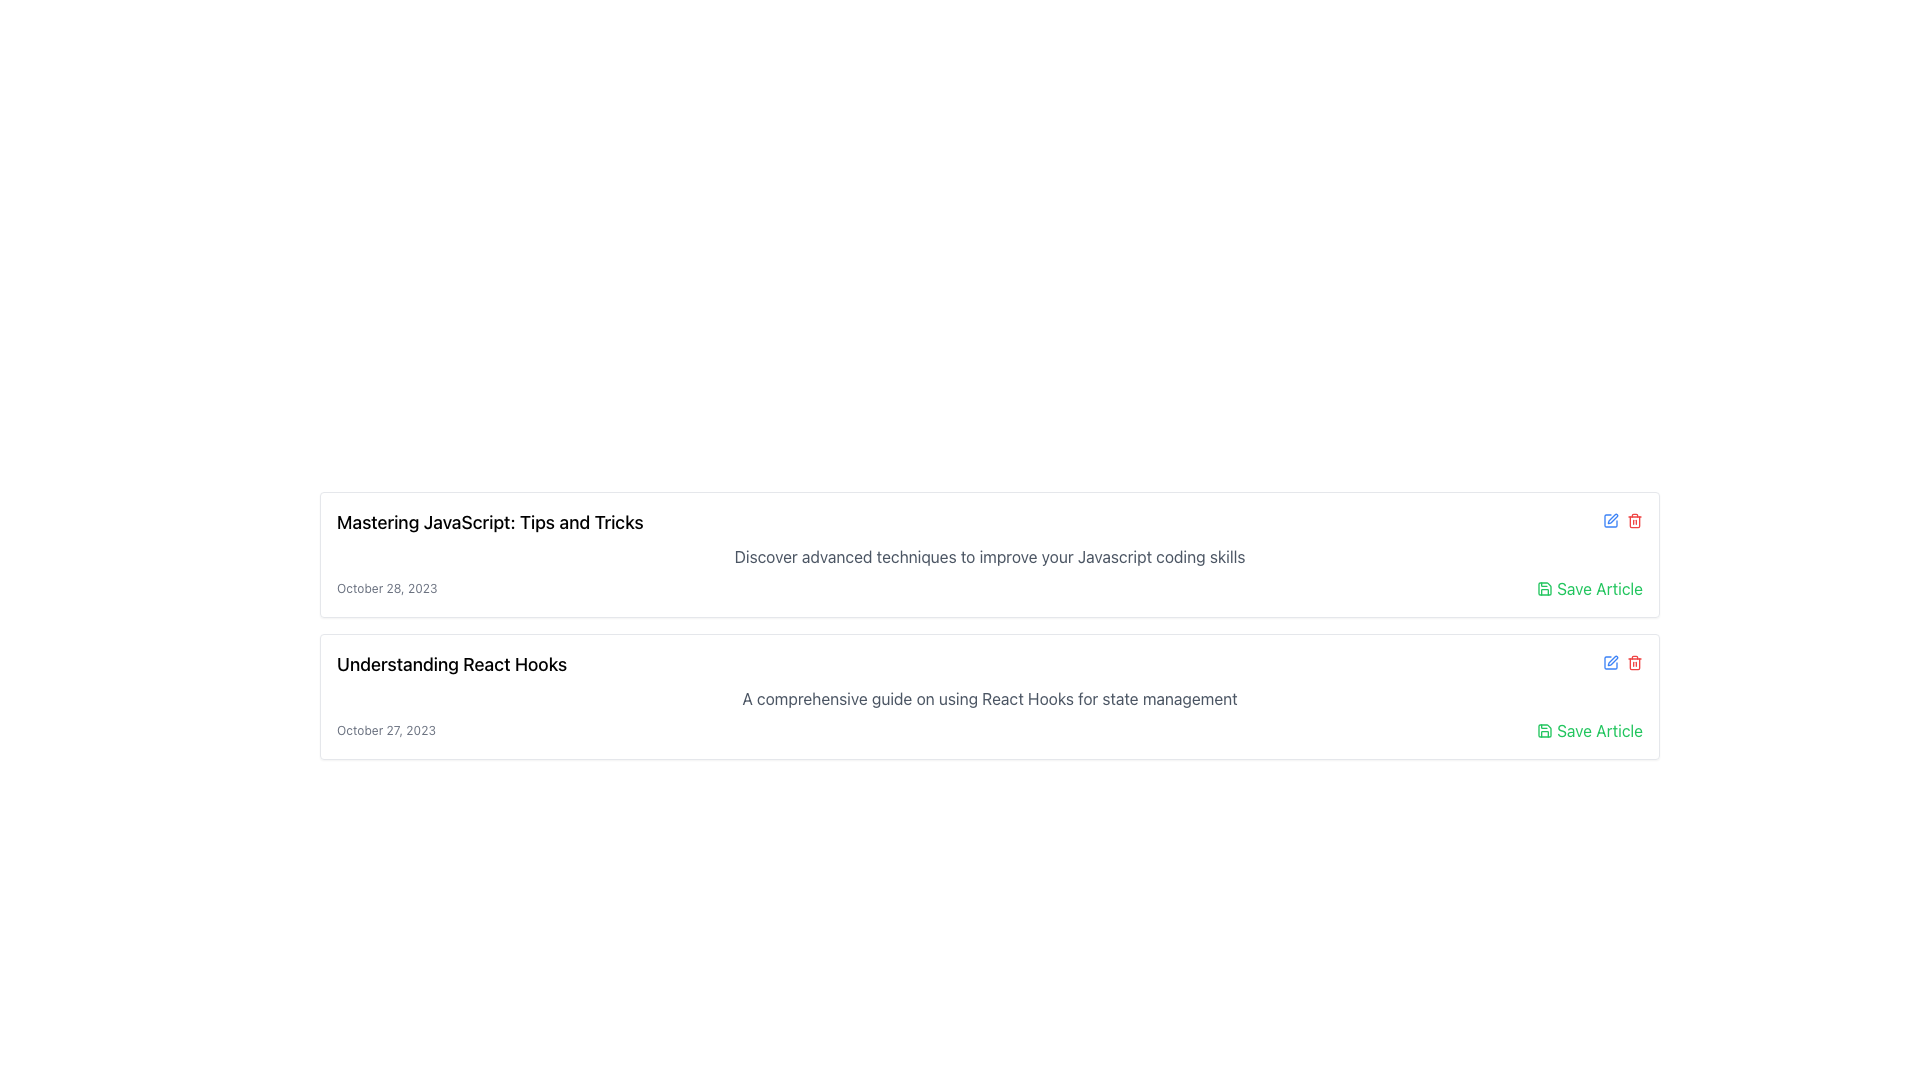 Image resolution: width=1920 pixels, height=1080 pixels. What do you see at coordinates (1544, 731) in the screenshot?
I see `the floppy disk icon with a green outline located within the 'Save Article' button` at bounding box center [1544, 731].